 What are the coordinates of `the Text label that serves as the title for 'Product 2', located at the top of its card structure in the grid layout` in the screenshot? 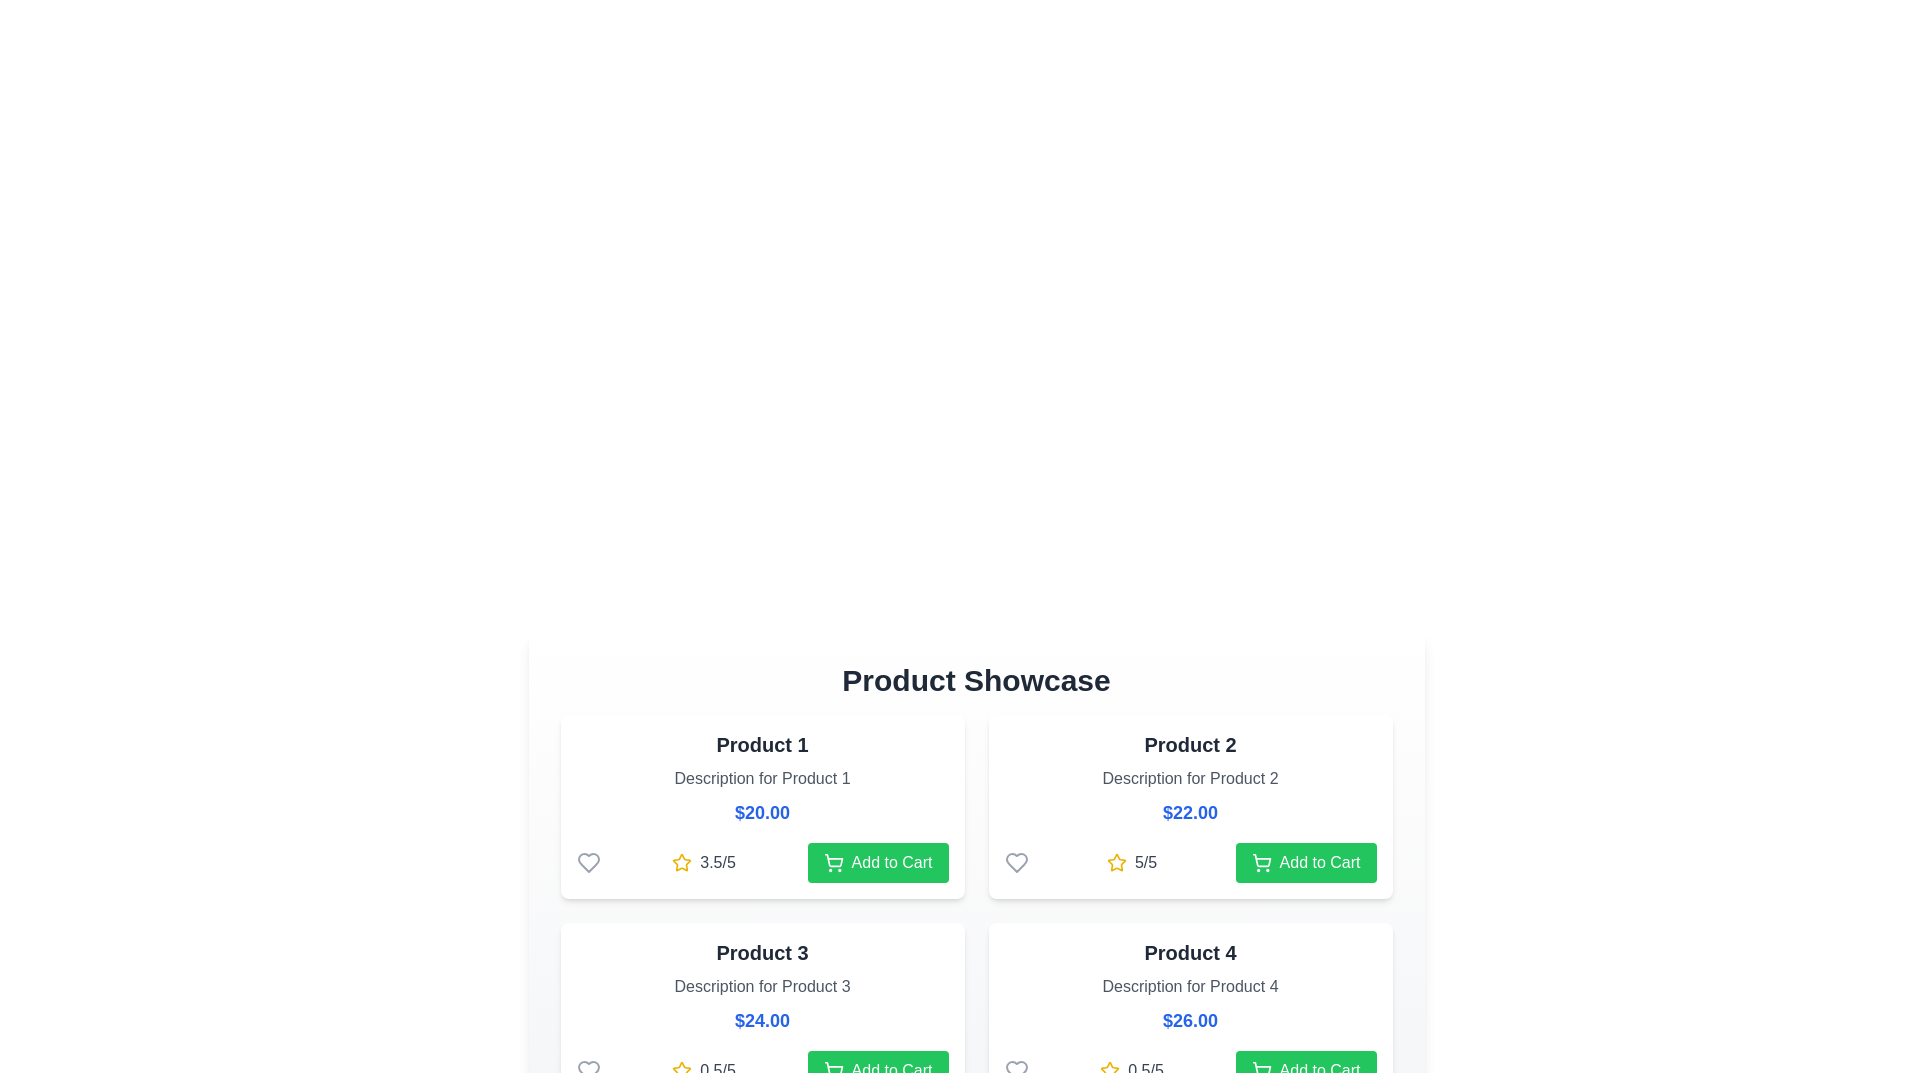 It's located at (1190, 744).